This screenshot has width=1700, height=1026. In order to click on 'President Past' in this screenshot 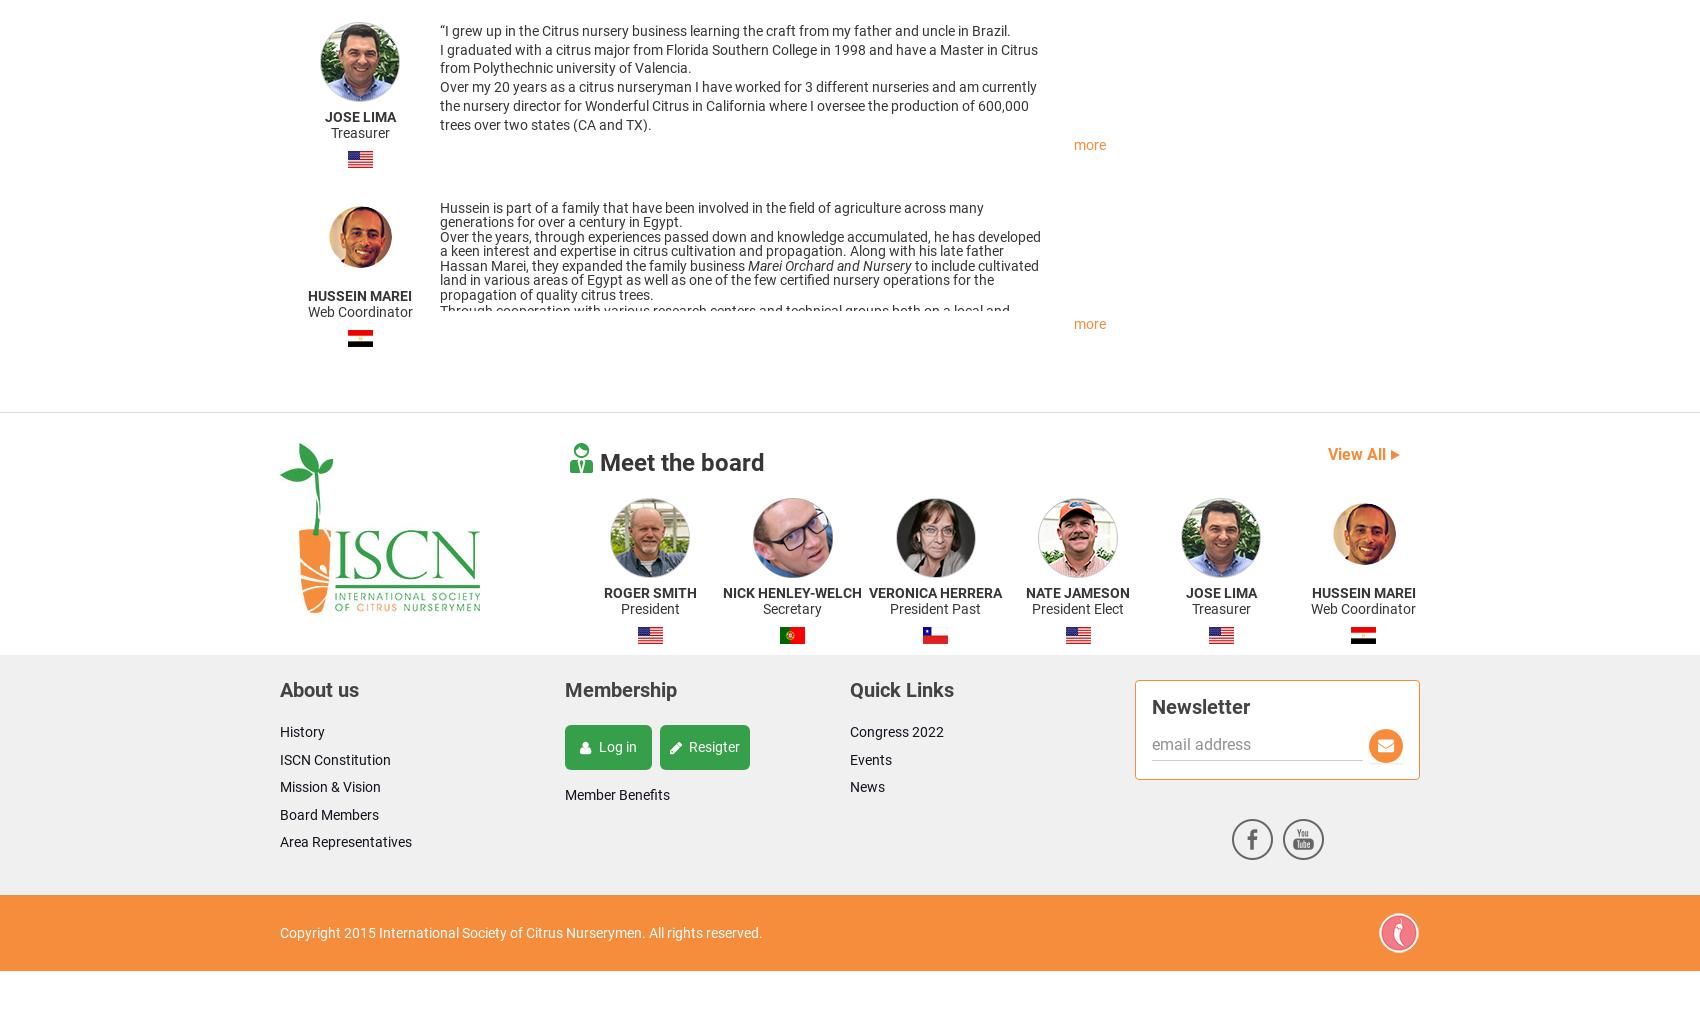, I will do `click(935, 608)`.